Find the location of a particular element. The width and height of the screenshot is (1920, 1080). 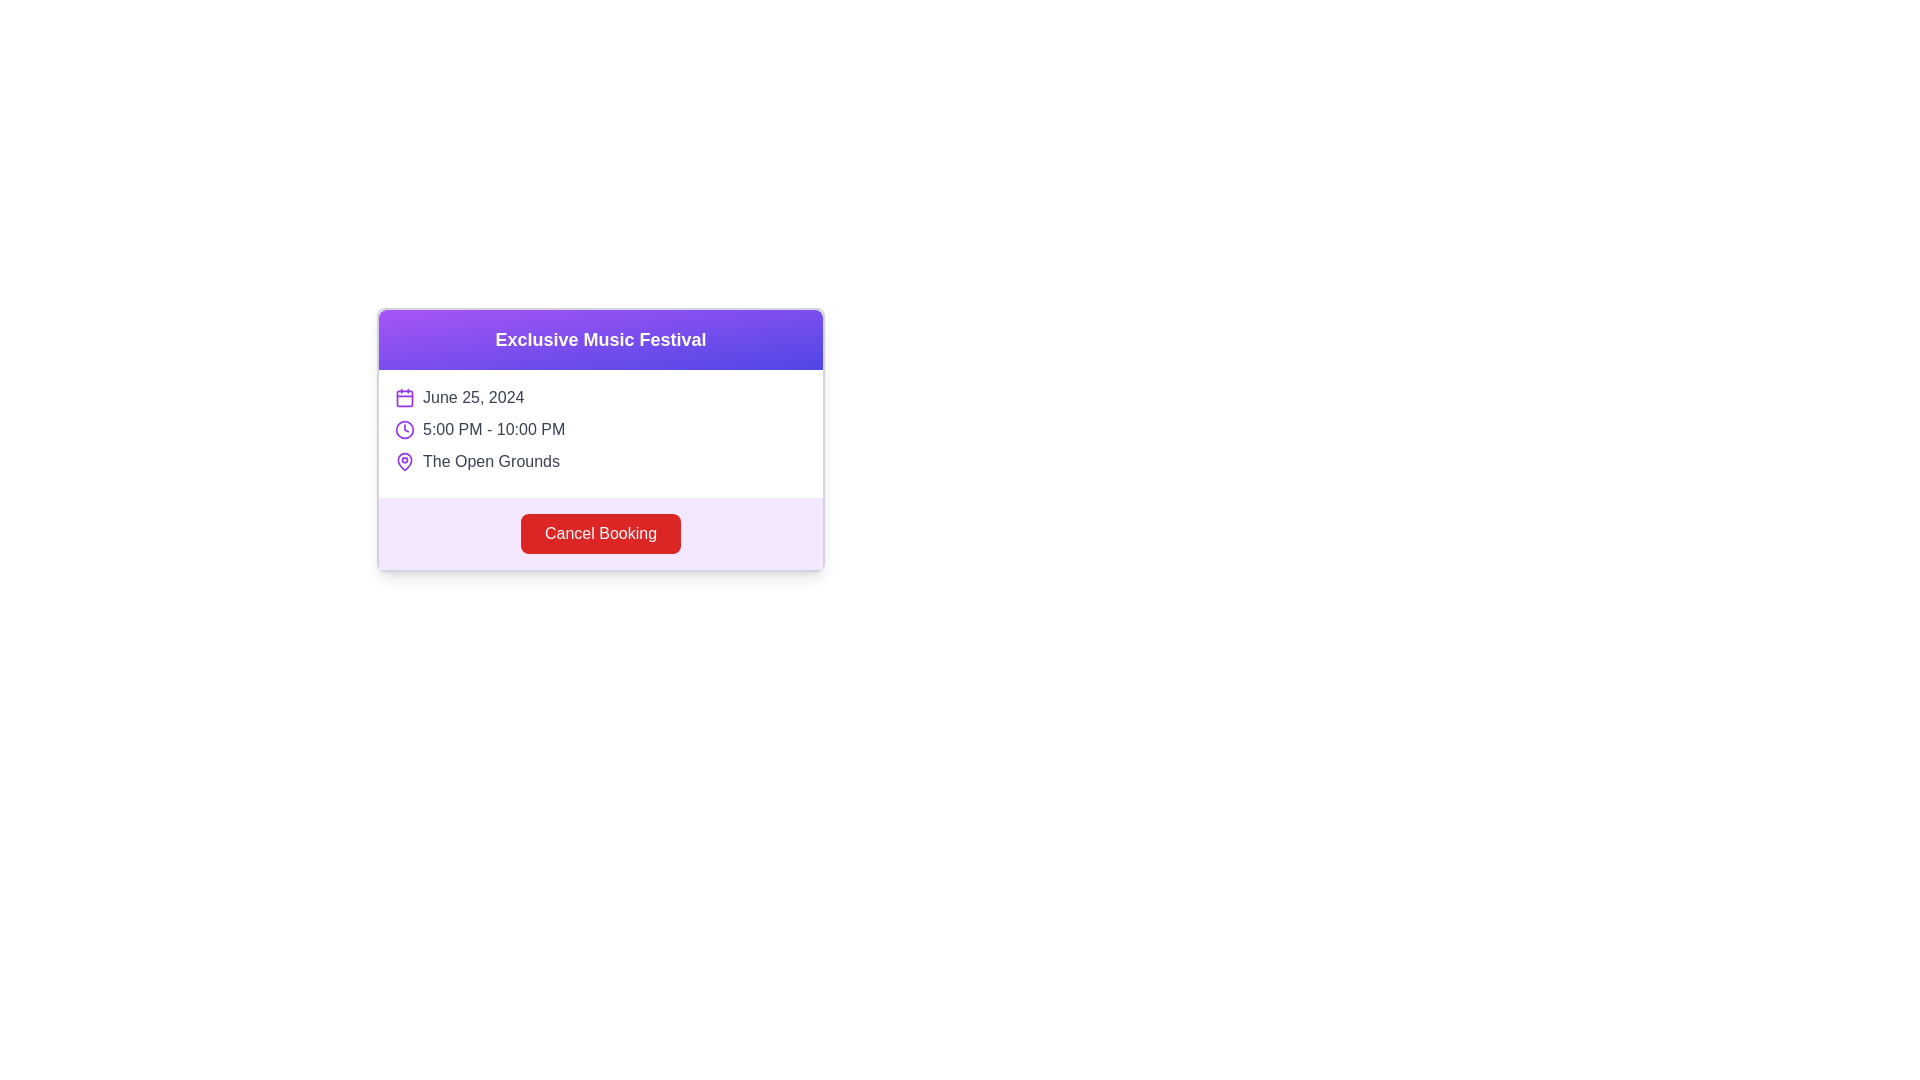

the purple location pin icon, which is located to the left of the 'The Open Grounds' label is located at coordinates (403, 462).